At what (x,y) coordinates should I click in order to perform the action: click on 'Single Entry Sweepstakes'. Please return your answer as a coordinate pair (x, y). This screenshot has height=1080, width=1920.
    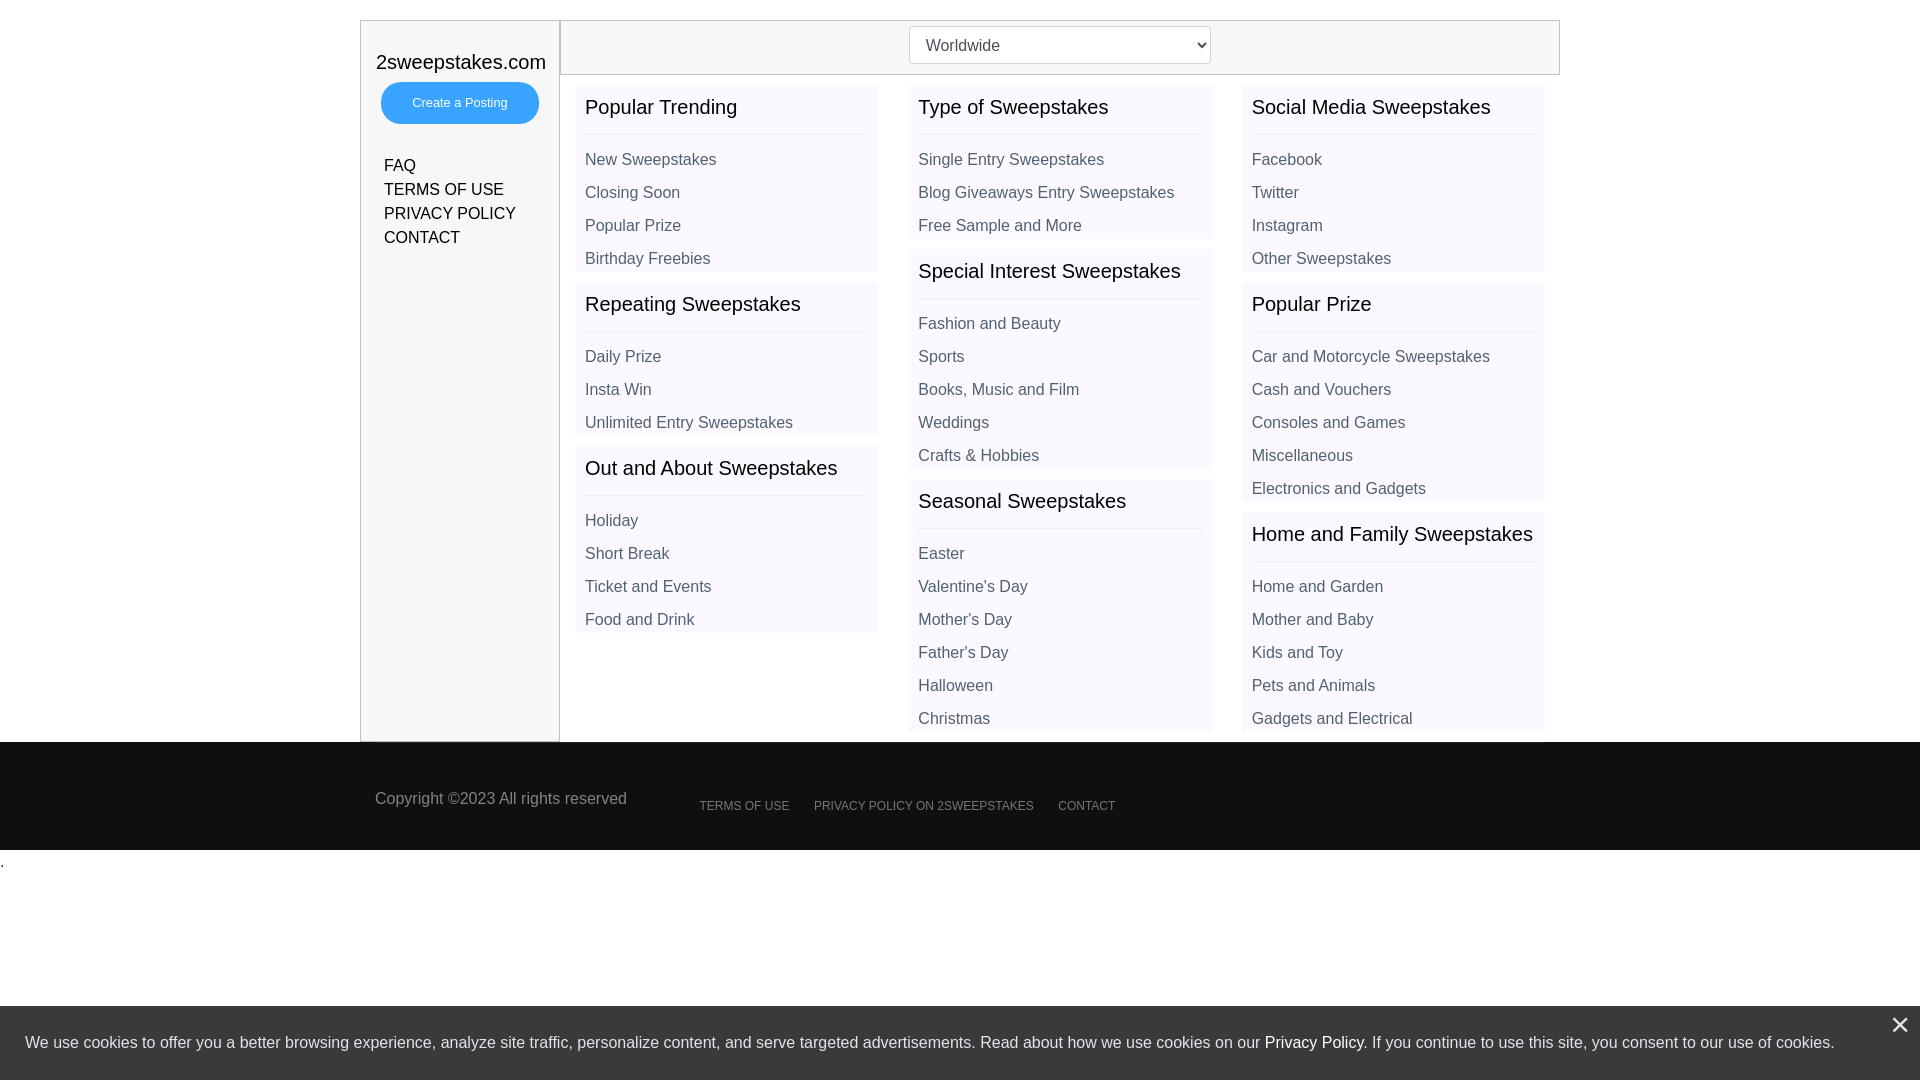
    Looking at the image, I should click on (1058, 153).